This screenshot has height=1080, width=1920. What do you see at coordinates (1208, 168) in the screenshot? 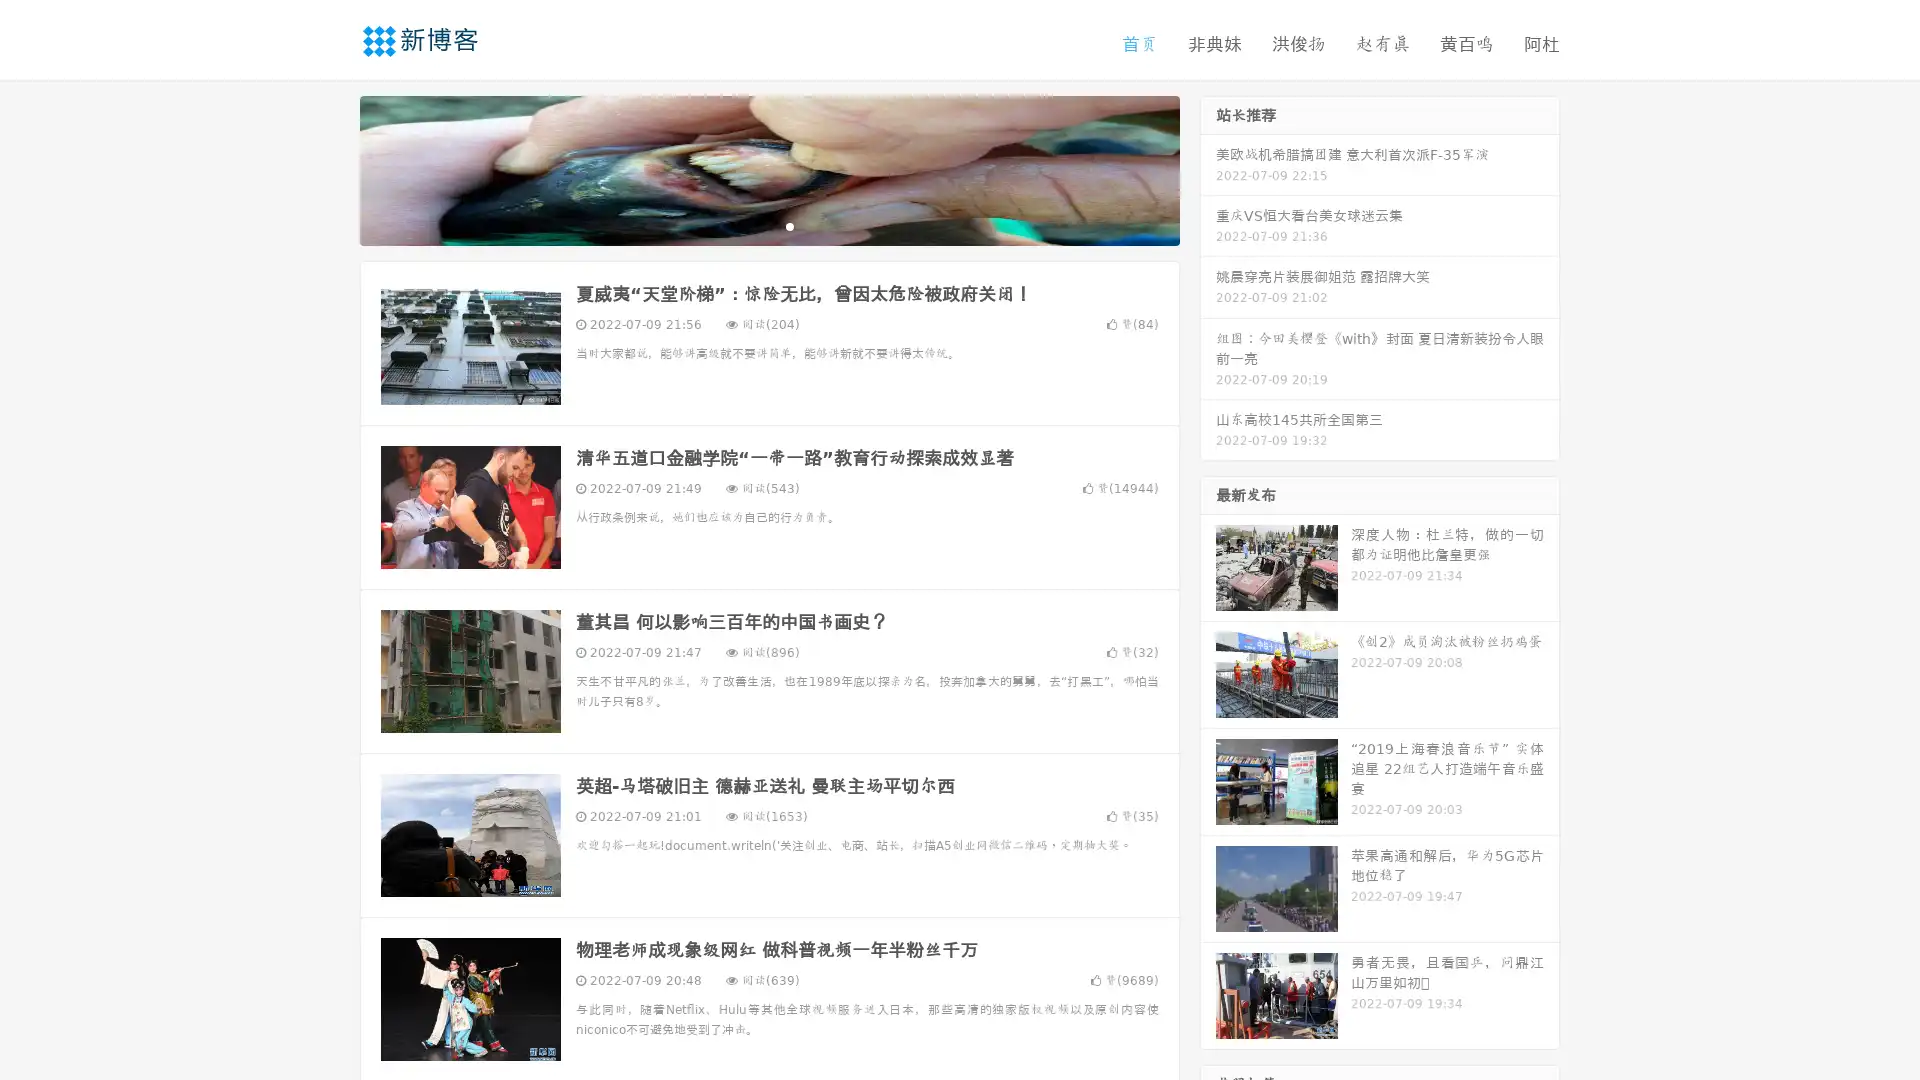
I see `Next slide` at bounding box center [1208, 168].